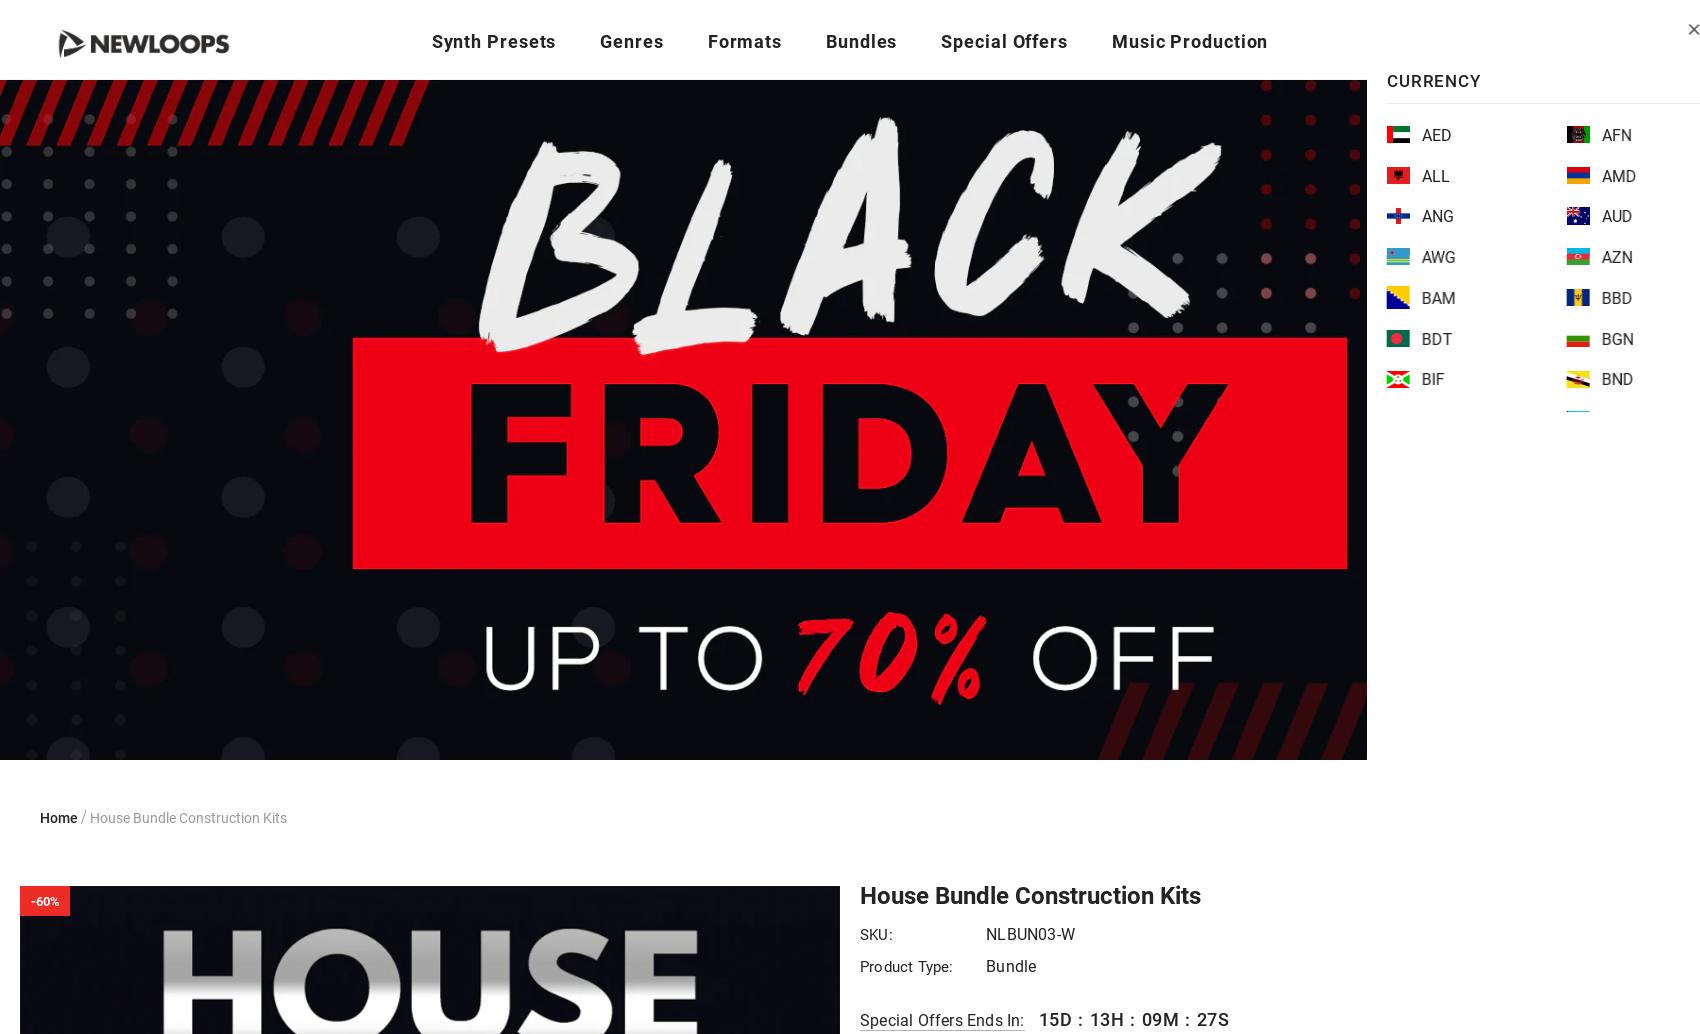  I want to click on 'Synth Presets', so click(493, 41).